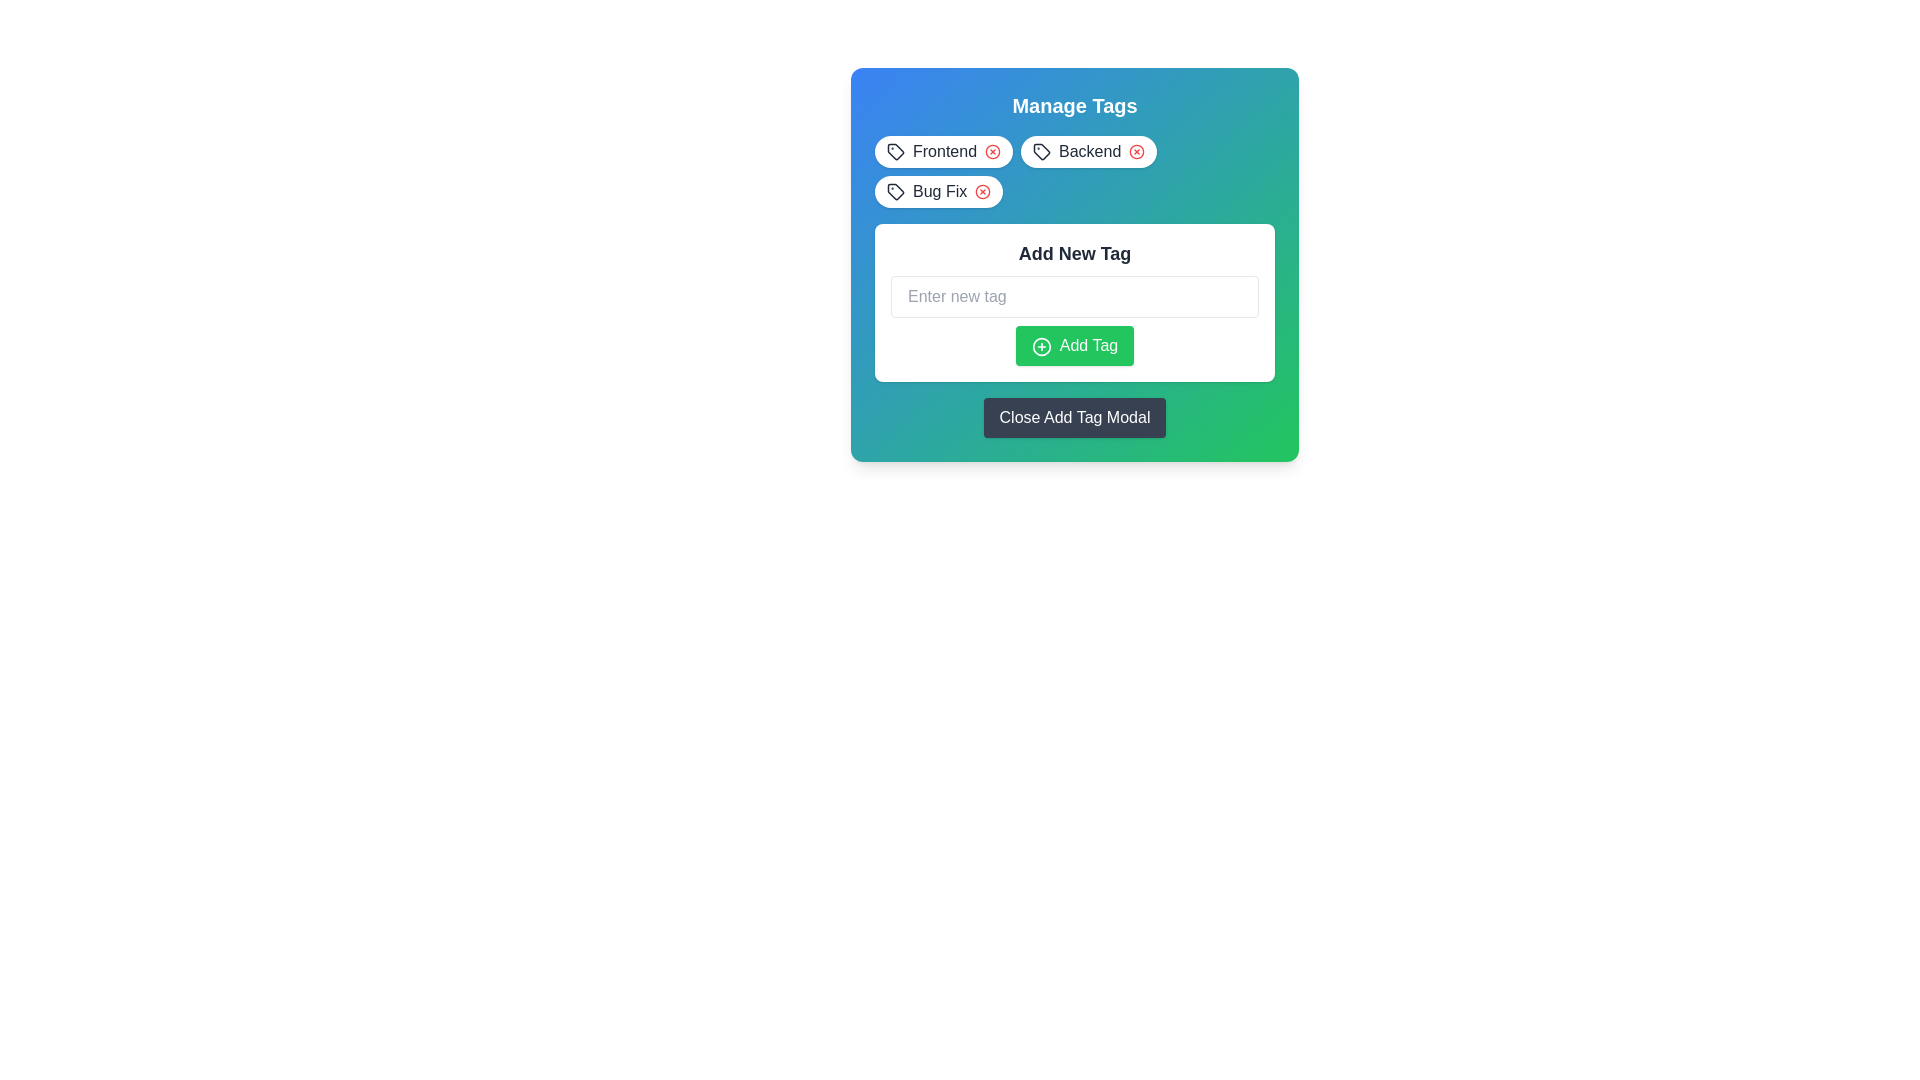 The image size is (1920, 1080). Describe the element at coordinates (1040, 150) in the screenshot. I see `the icon representing the 'Backend' tag, located to the left of the text 'Backend' within a card titled 'Manage Tags'` at that location.